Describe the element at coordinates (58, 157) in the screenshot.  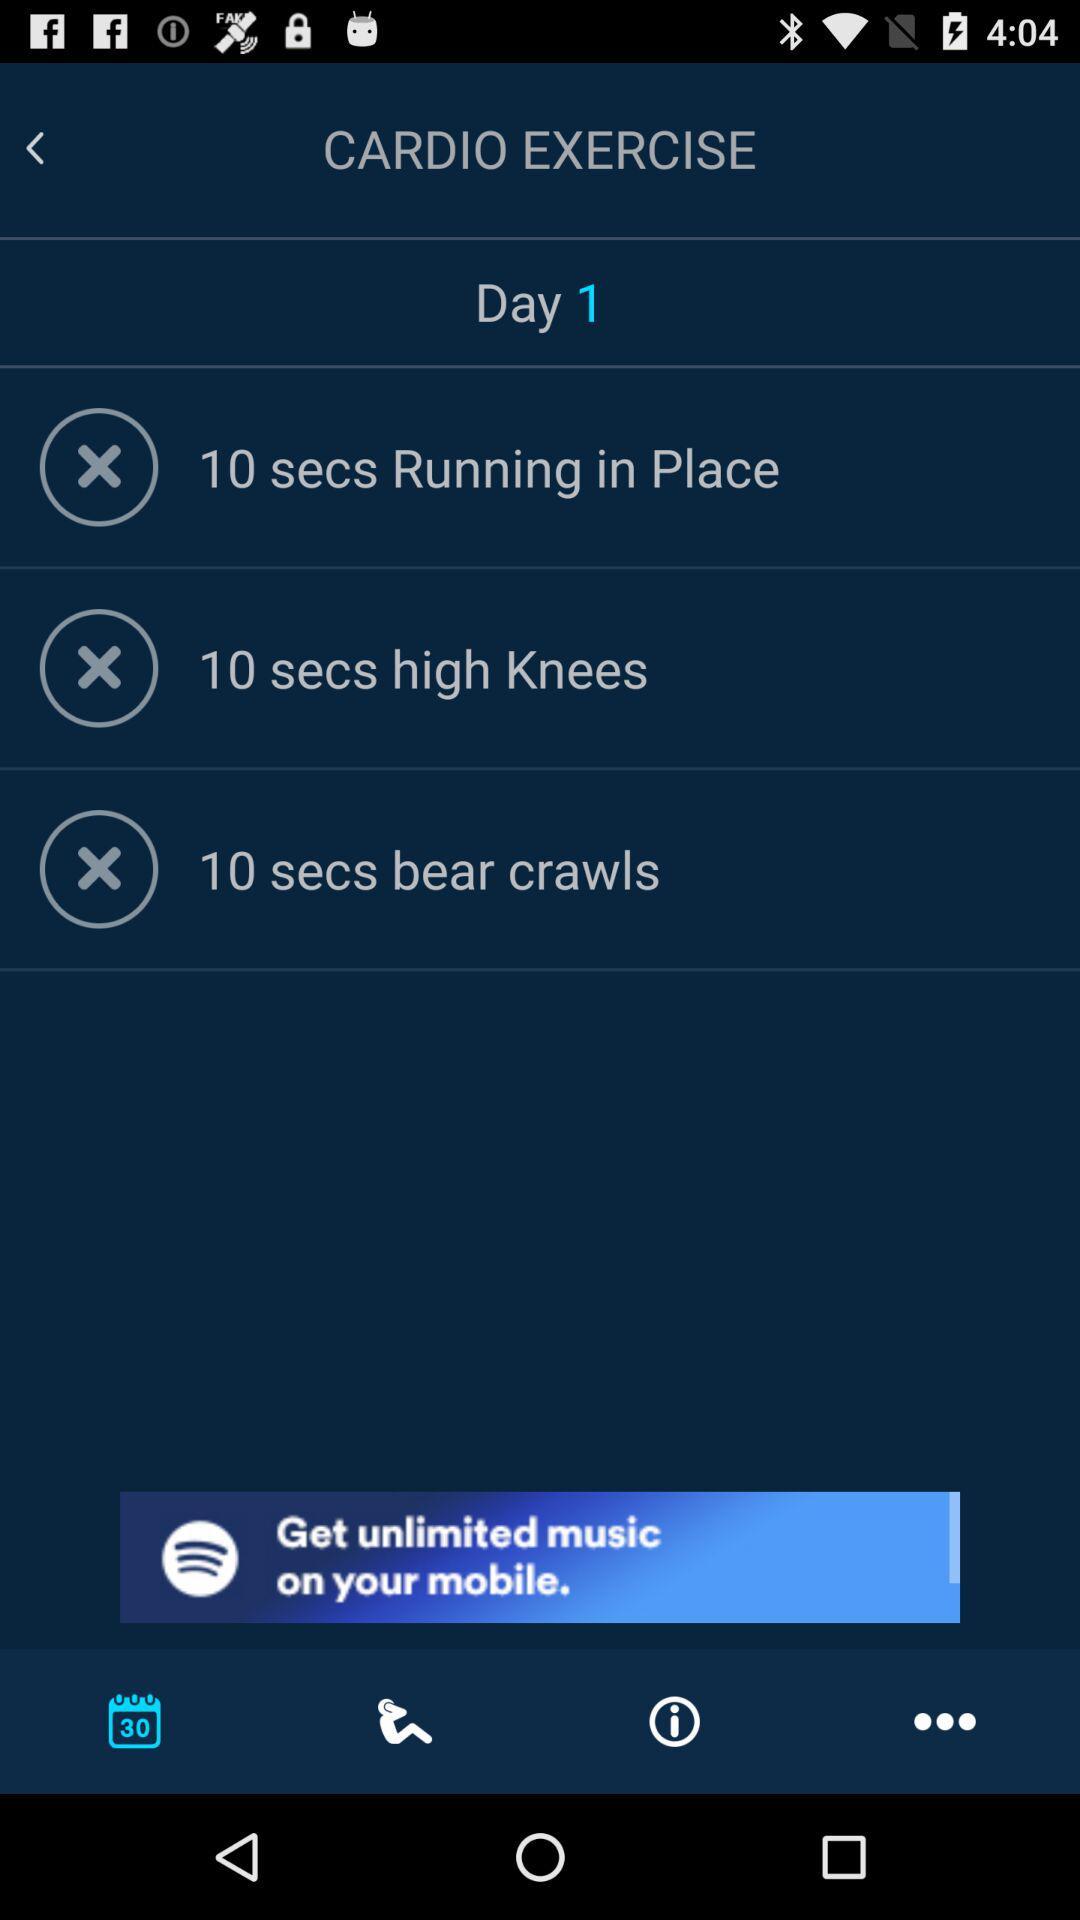
I see `the arrow_backward icon` at that location.